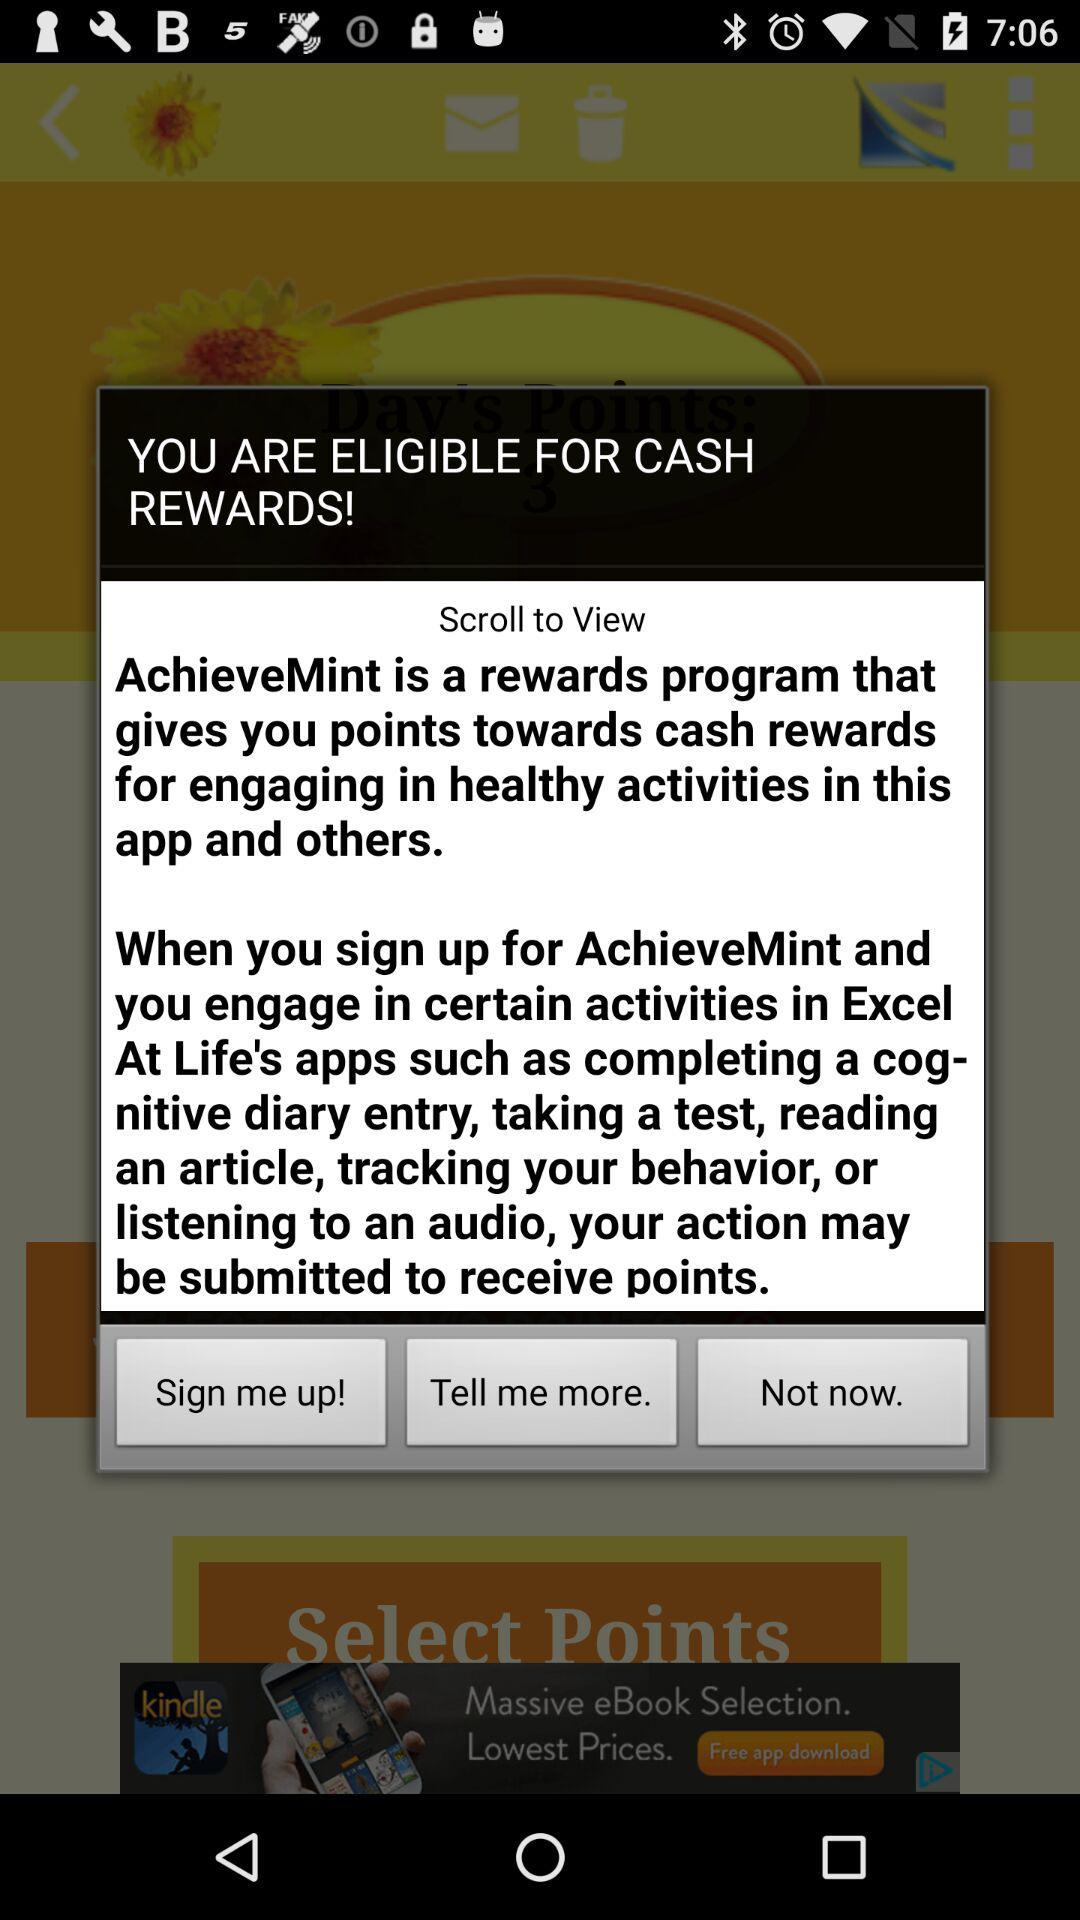 This screenshot has height=1920, width=1080. I want to click on the item at the bottom right corner, so click(833, 1396).